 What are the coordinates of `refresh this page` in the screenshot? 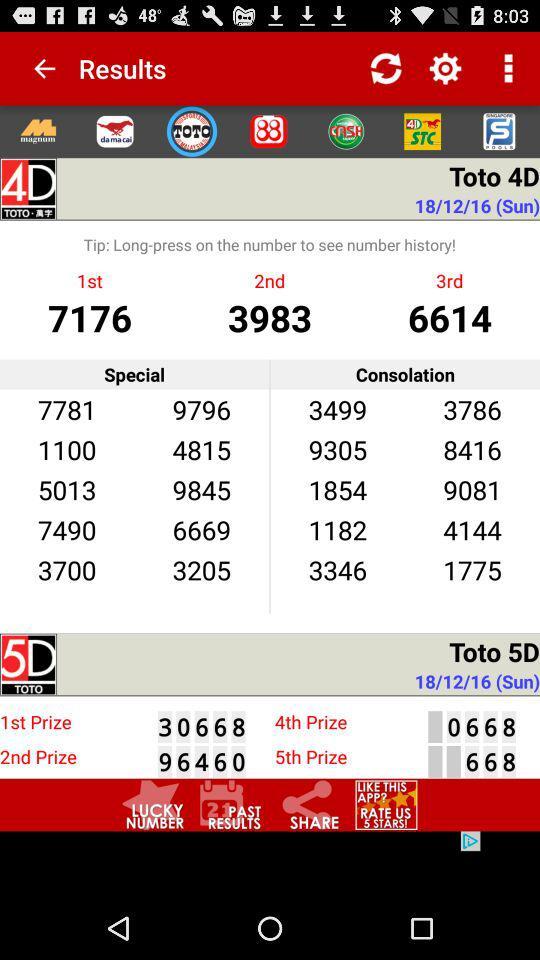 It's located at (386, 68).